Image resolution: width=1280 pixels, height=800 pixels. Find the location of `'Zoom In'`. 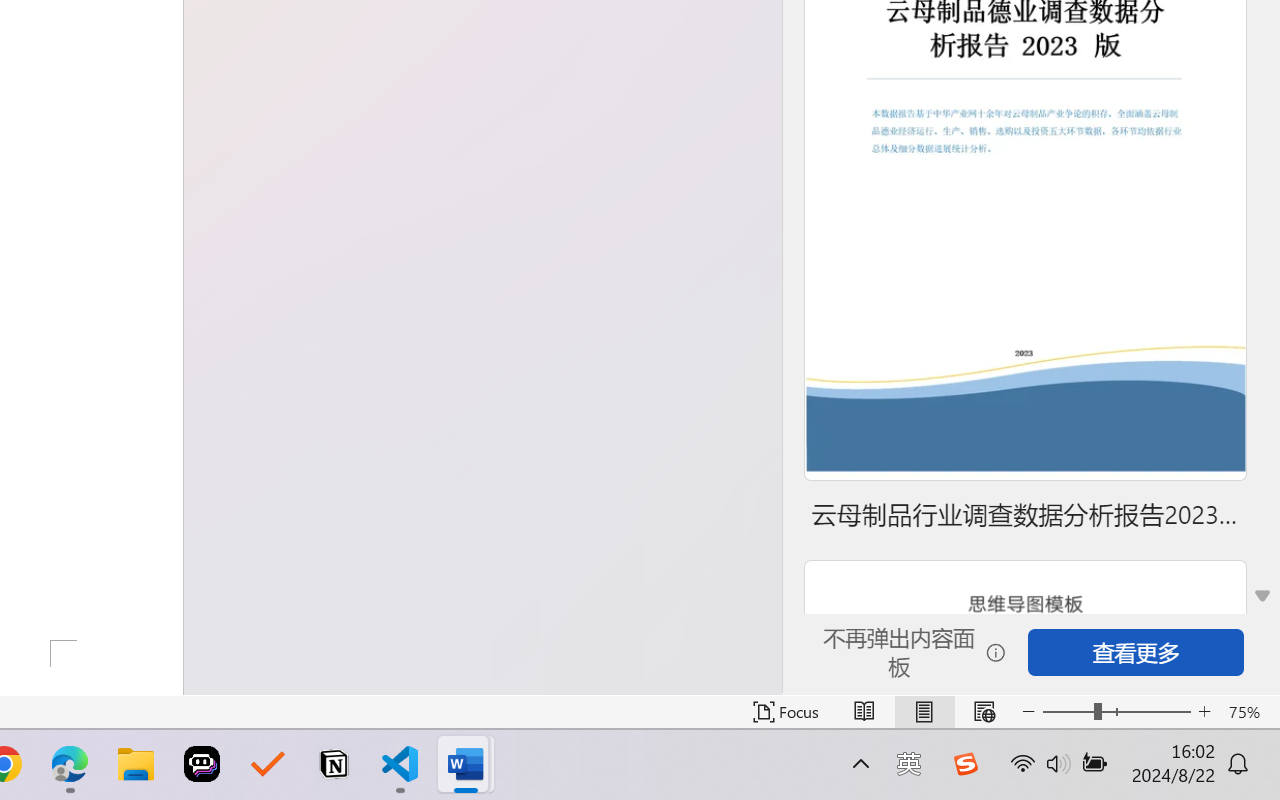

'Zoom In' is located at coordinates (1204, 711).